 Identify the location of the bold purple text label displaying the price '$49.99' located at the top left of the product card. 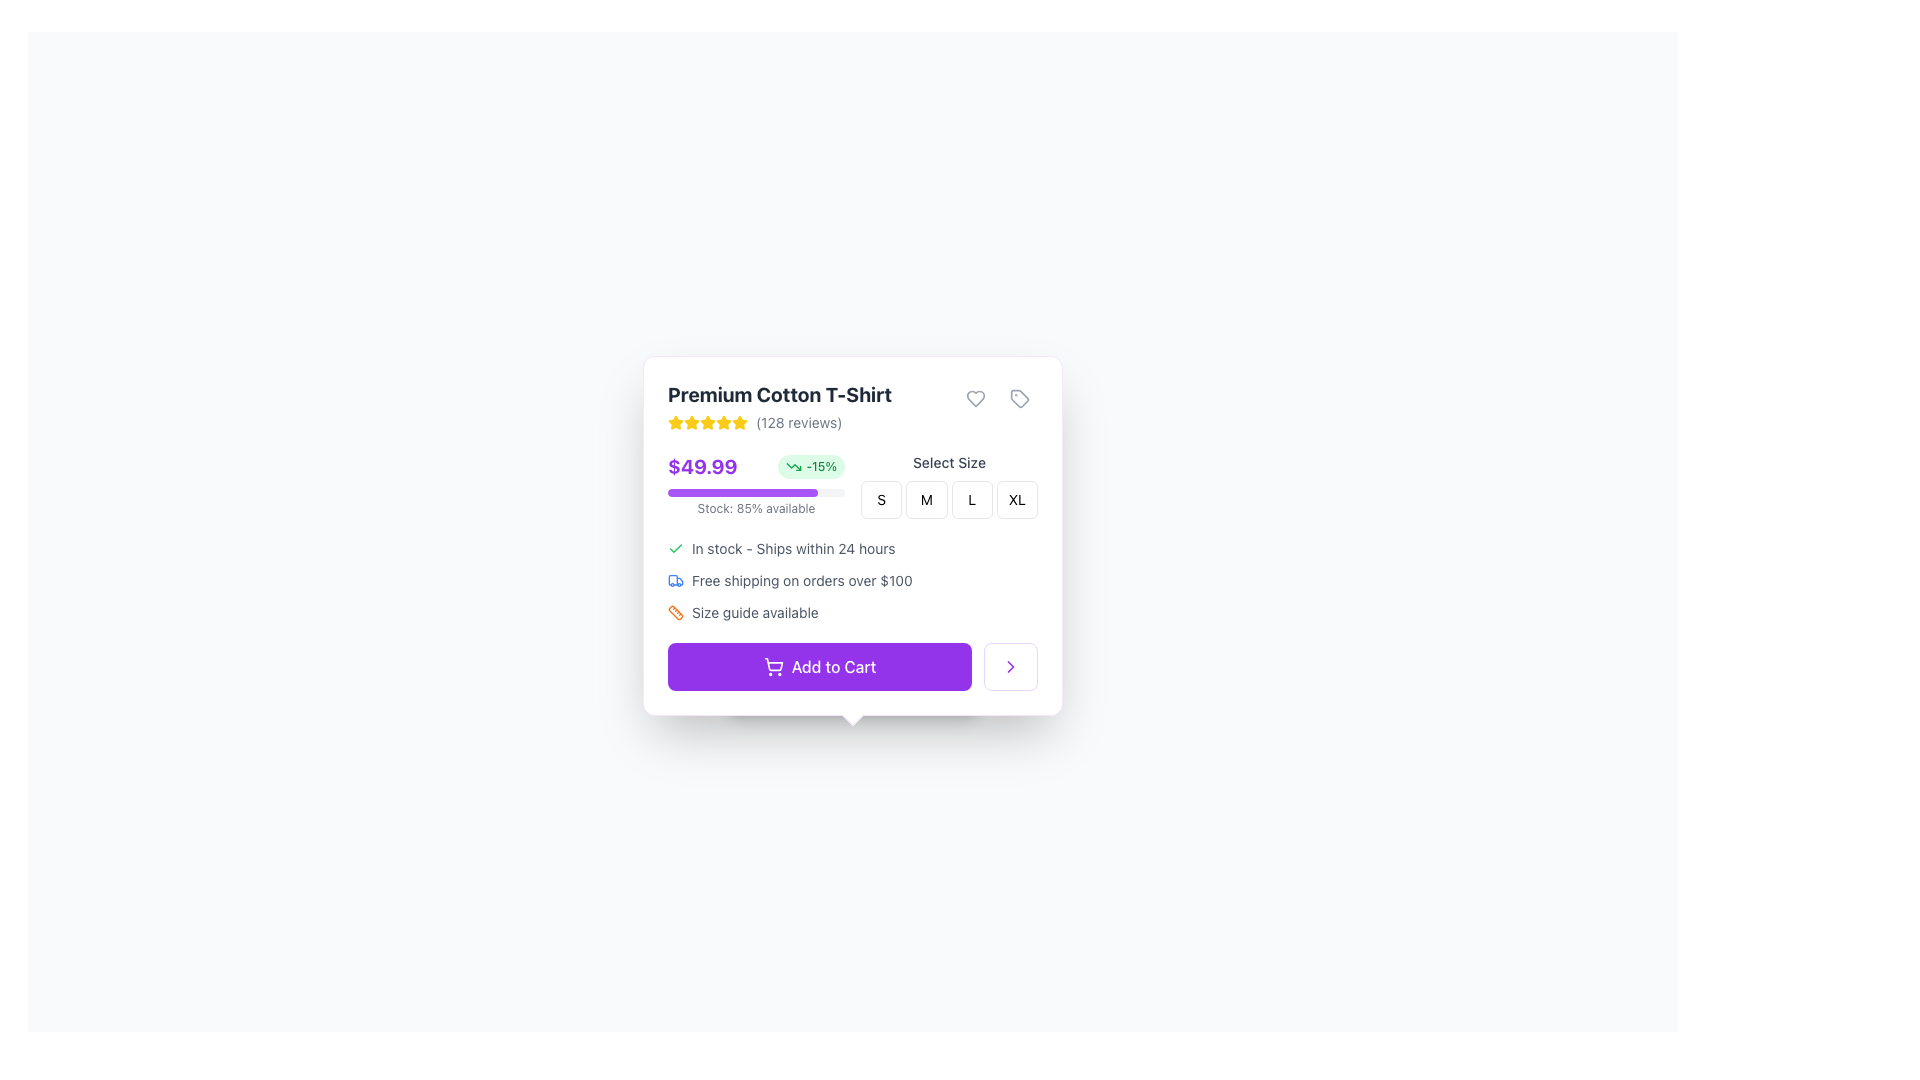
(702, 466).